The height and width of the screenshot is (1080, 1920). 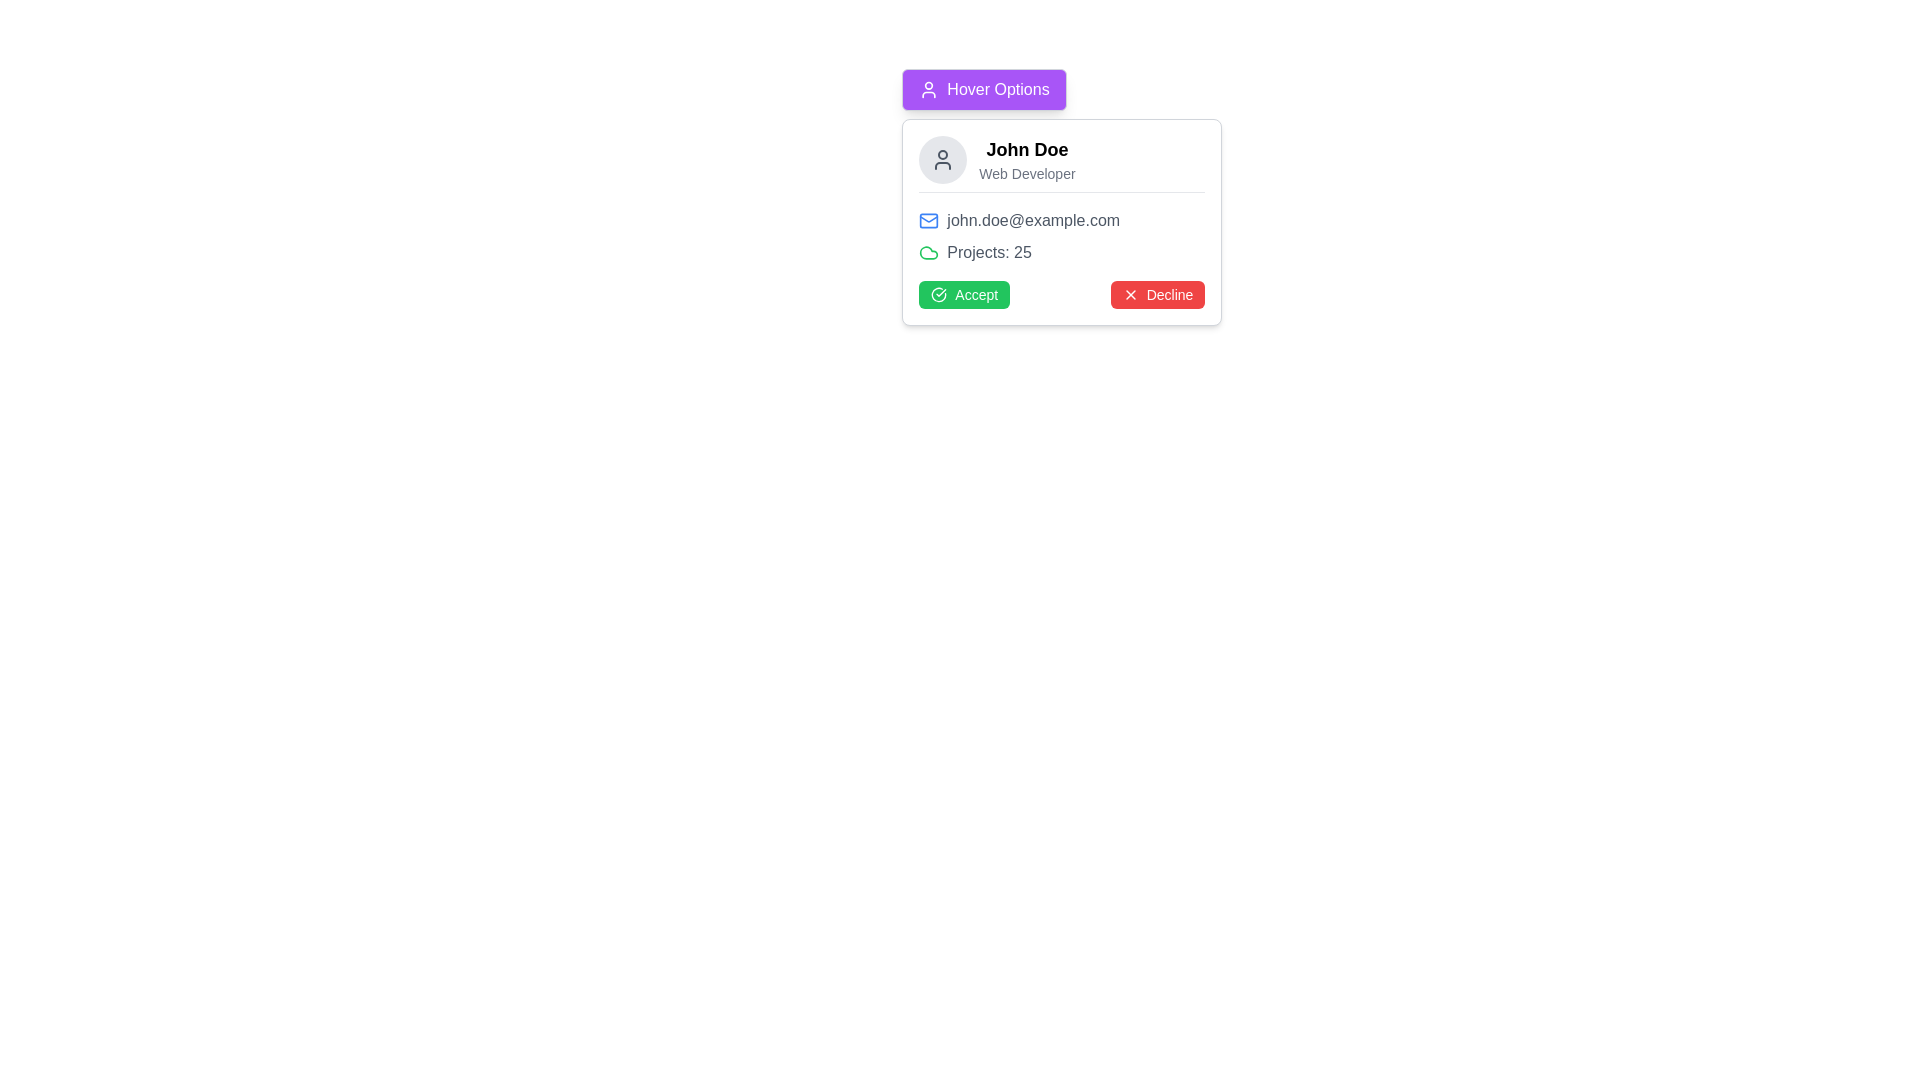 I want to click on the user profile icon, which is a minimalist circular head and shoulders outline, located at the start of the 'Hover Options' button, so click(x=928, y=88).